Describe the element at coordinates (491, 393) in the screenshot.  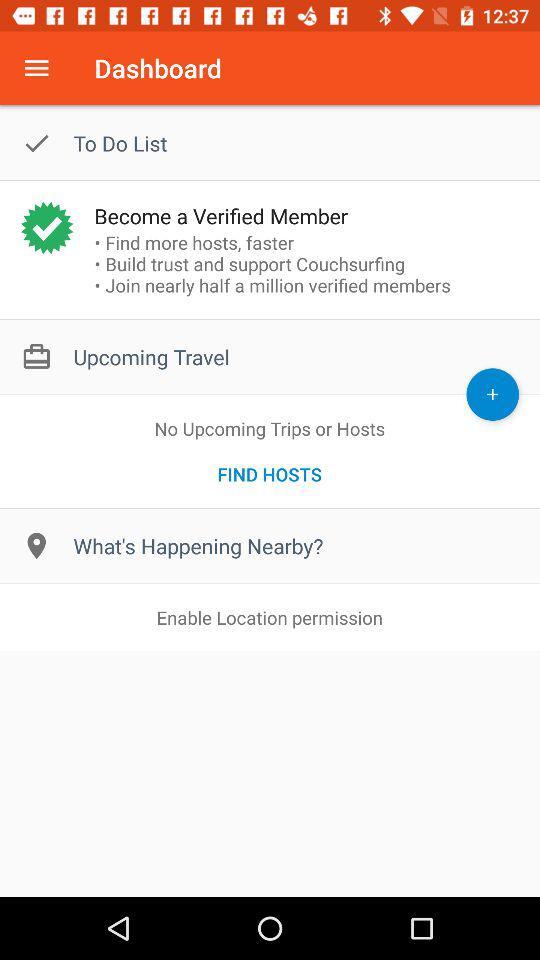
I see `add option` at that location.